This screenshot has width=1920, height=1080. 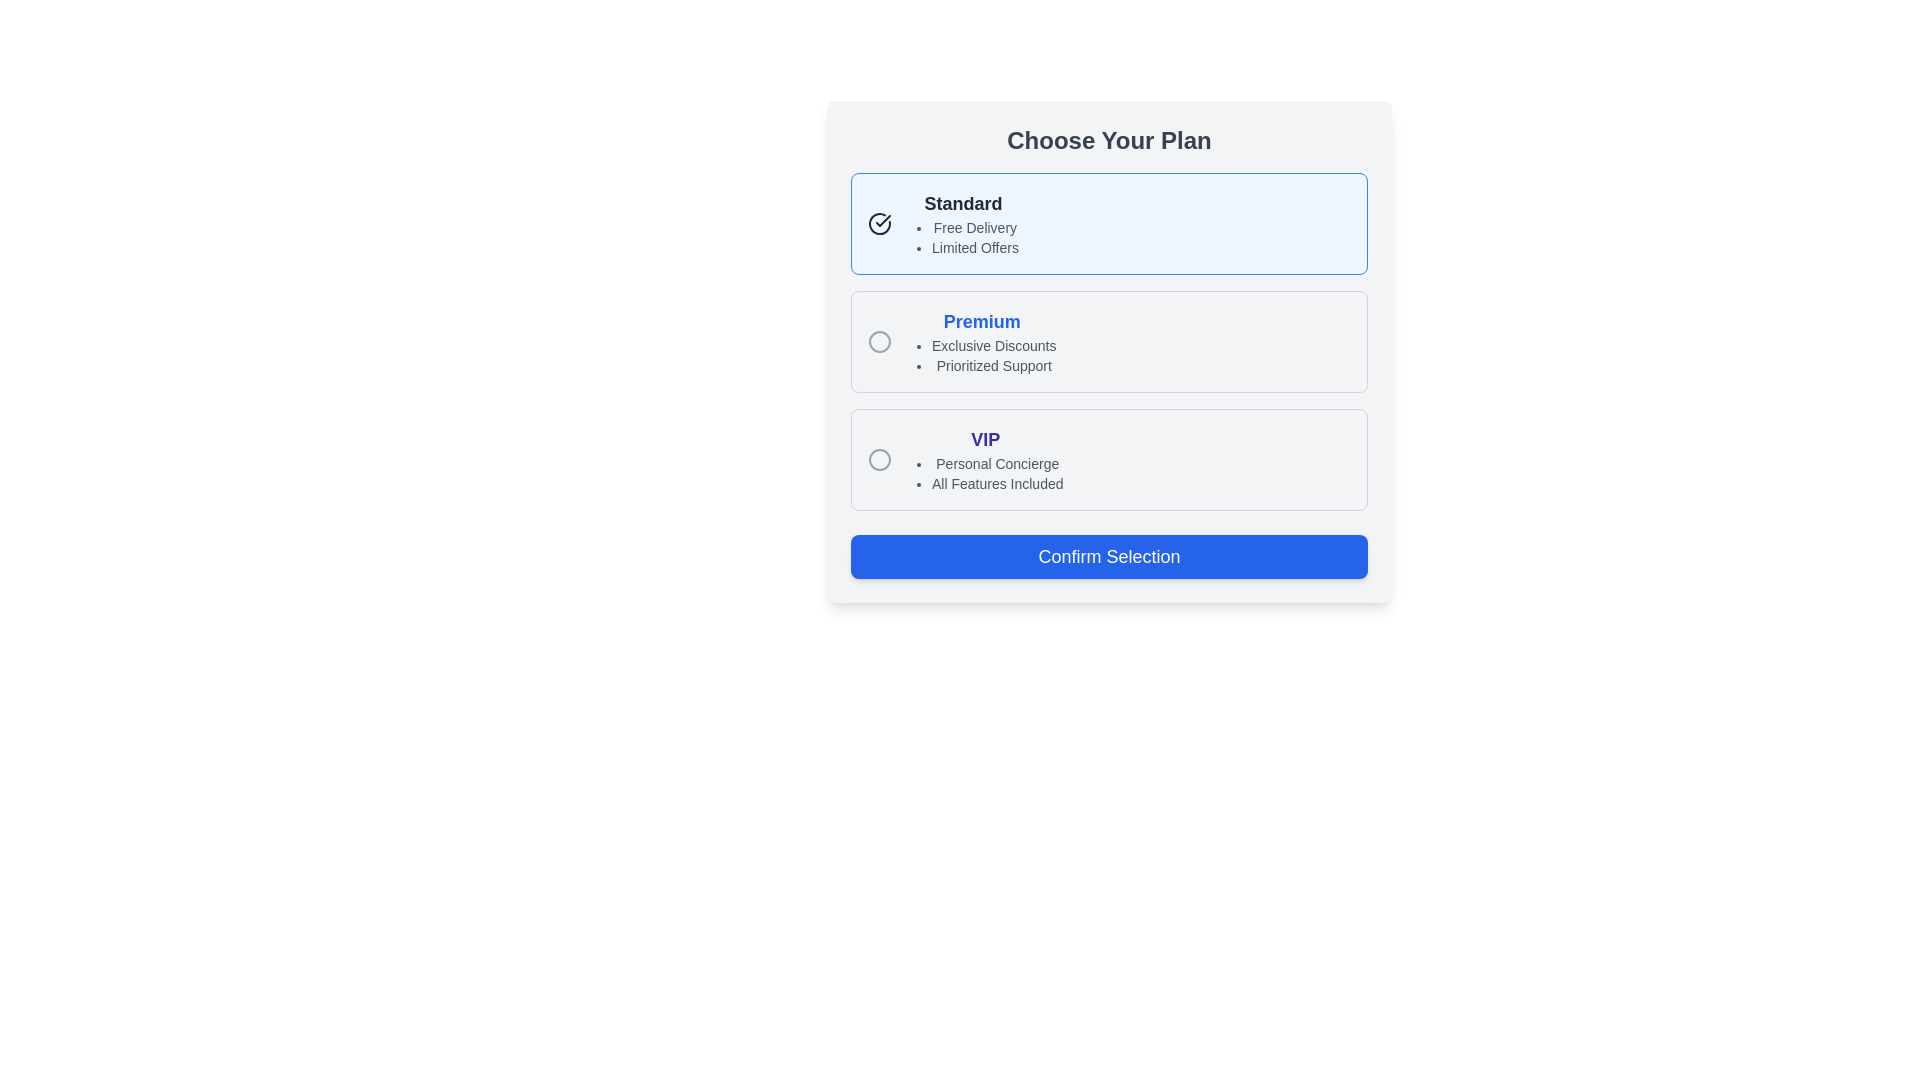 I want to click on the circular radio button with a gray border located at the top-left corner of the 'VIP' option card in the 'Choose Your Plan' section, so click(x=879, y=459).